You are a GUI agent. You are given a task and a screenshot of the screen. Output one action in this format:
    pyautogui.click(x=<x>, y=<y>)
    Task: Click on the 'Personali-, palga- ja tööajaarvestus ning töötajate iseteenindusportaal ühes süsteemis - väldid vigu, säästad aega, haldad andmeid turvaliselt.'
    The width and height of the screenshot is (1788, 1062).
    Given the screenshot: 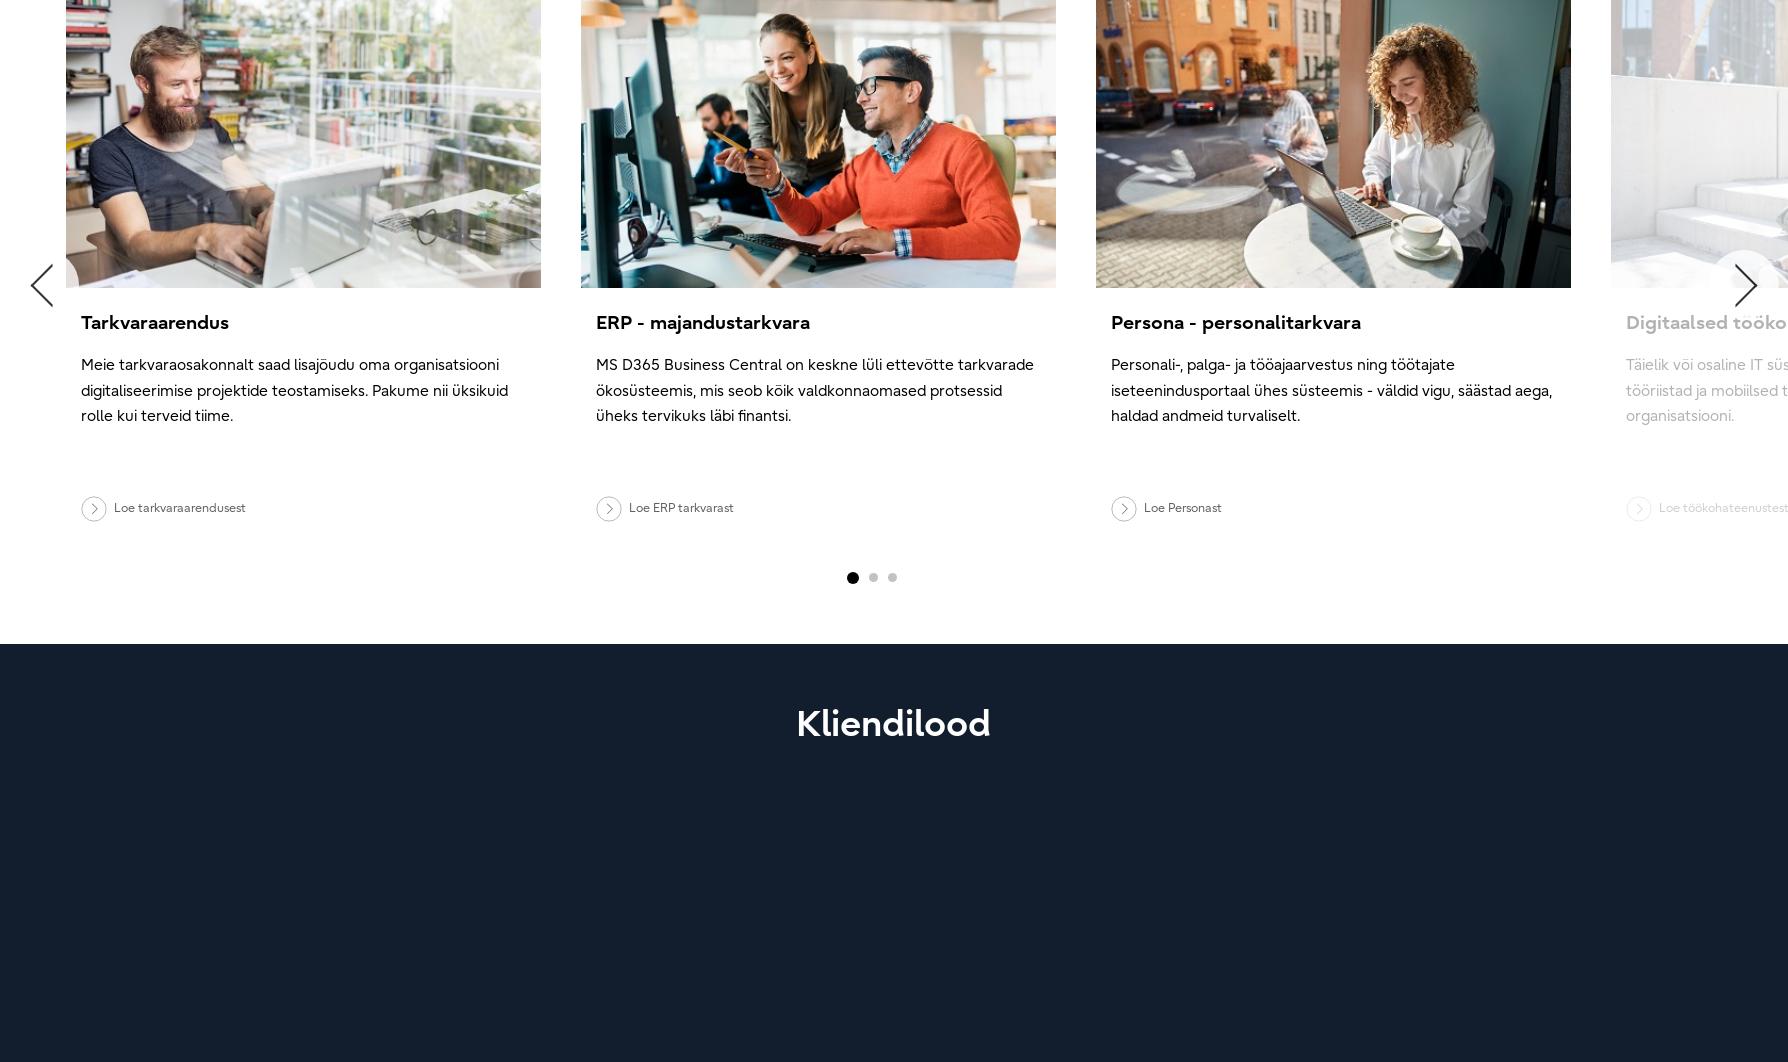 What is the action you would take?
    pyautogui.click(x=1330, y=389)
    